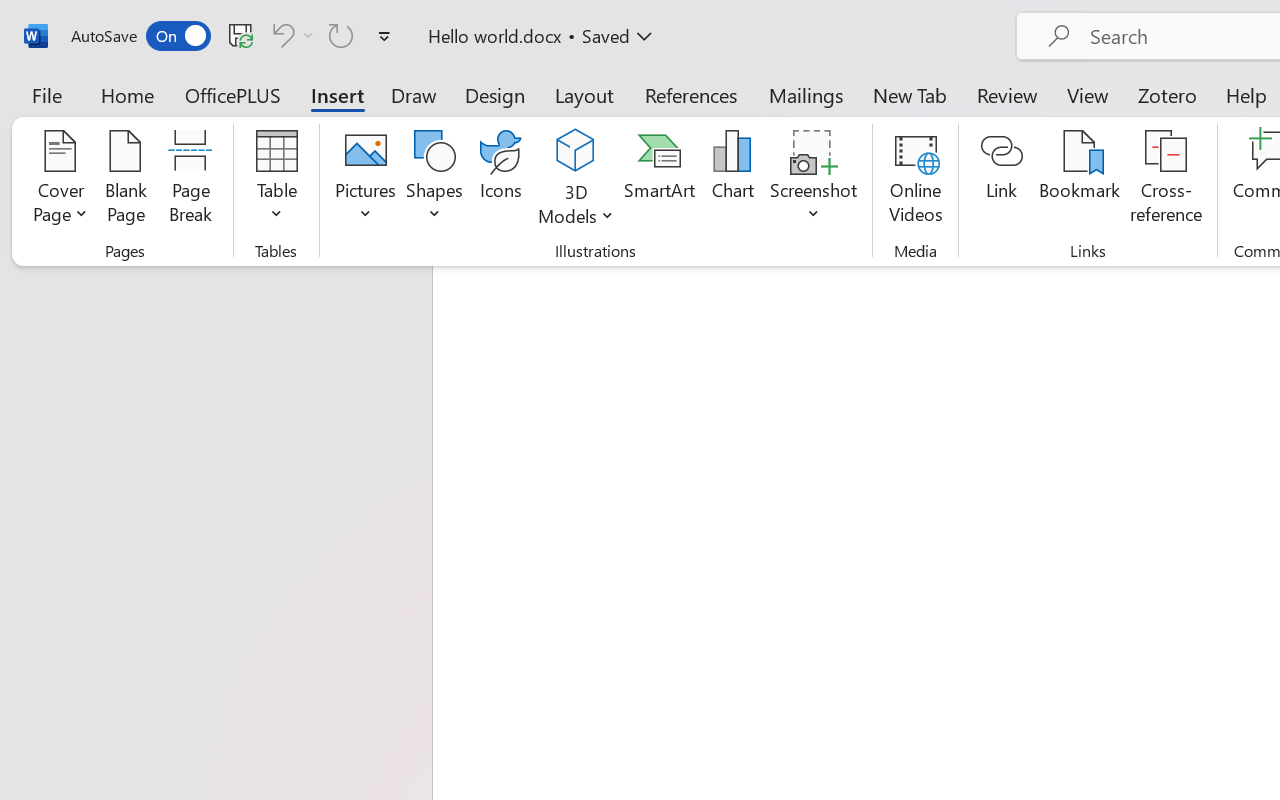  I want to click on 'Pictures', so click(365, 179).